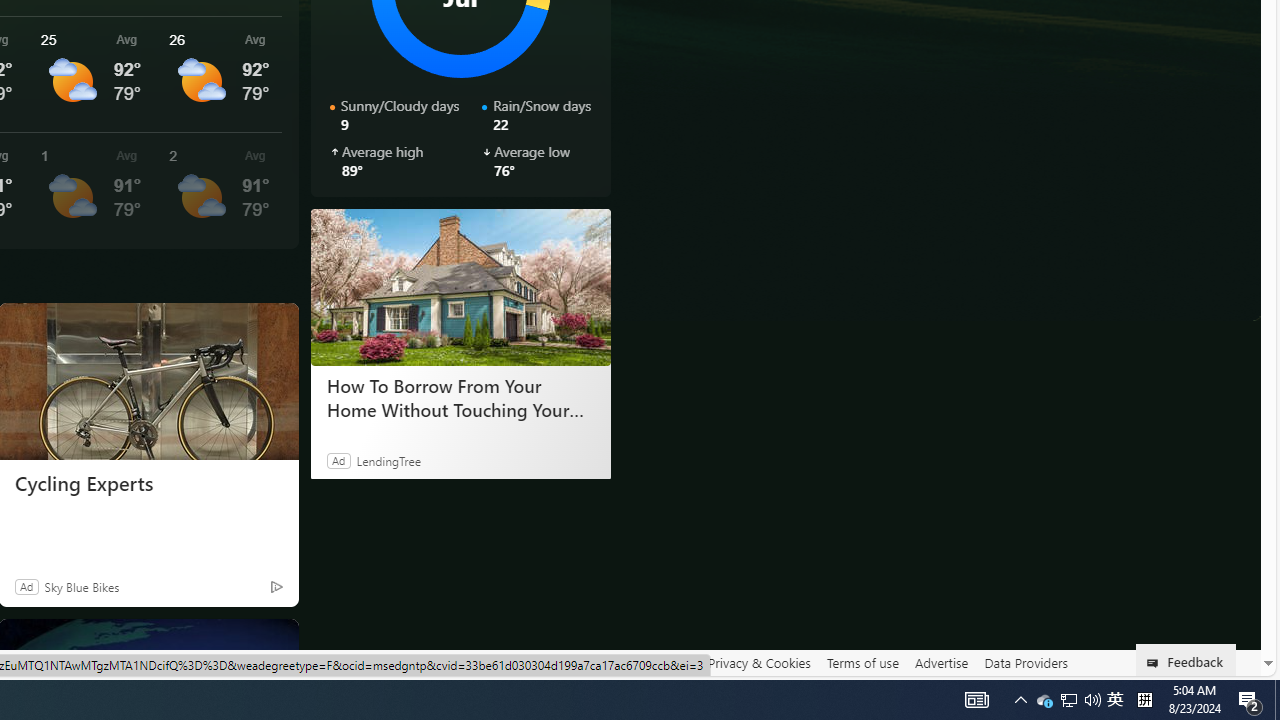  I want to click on 'Data Providers', so click(1025, 663).